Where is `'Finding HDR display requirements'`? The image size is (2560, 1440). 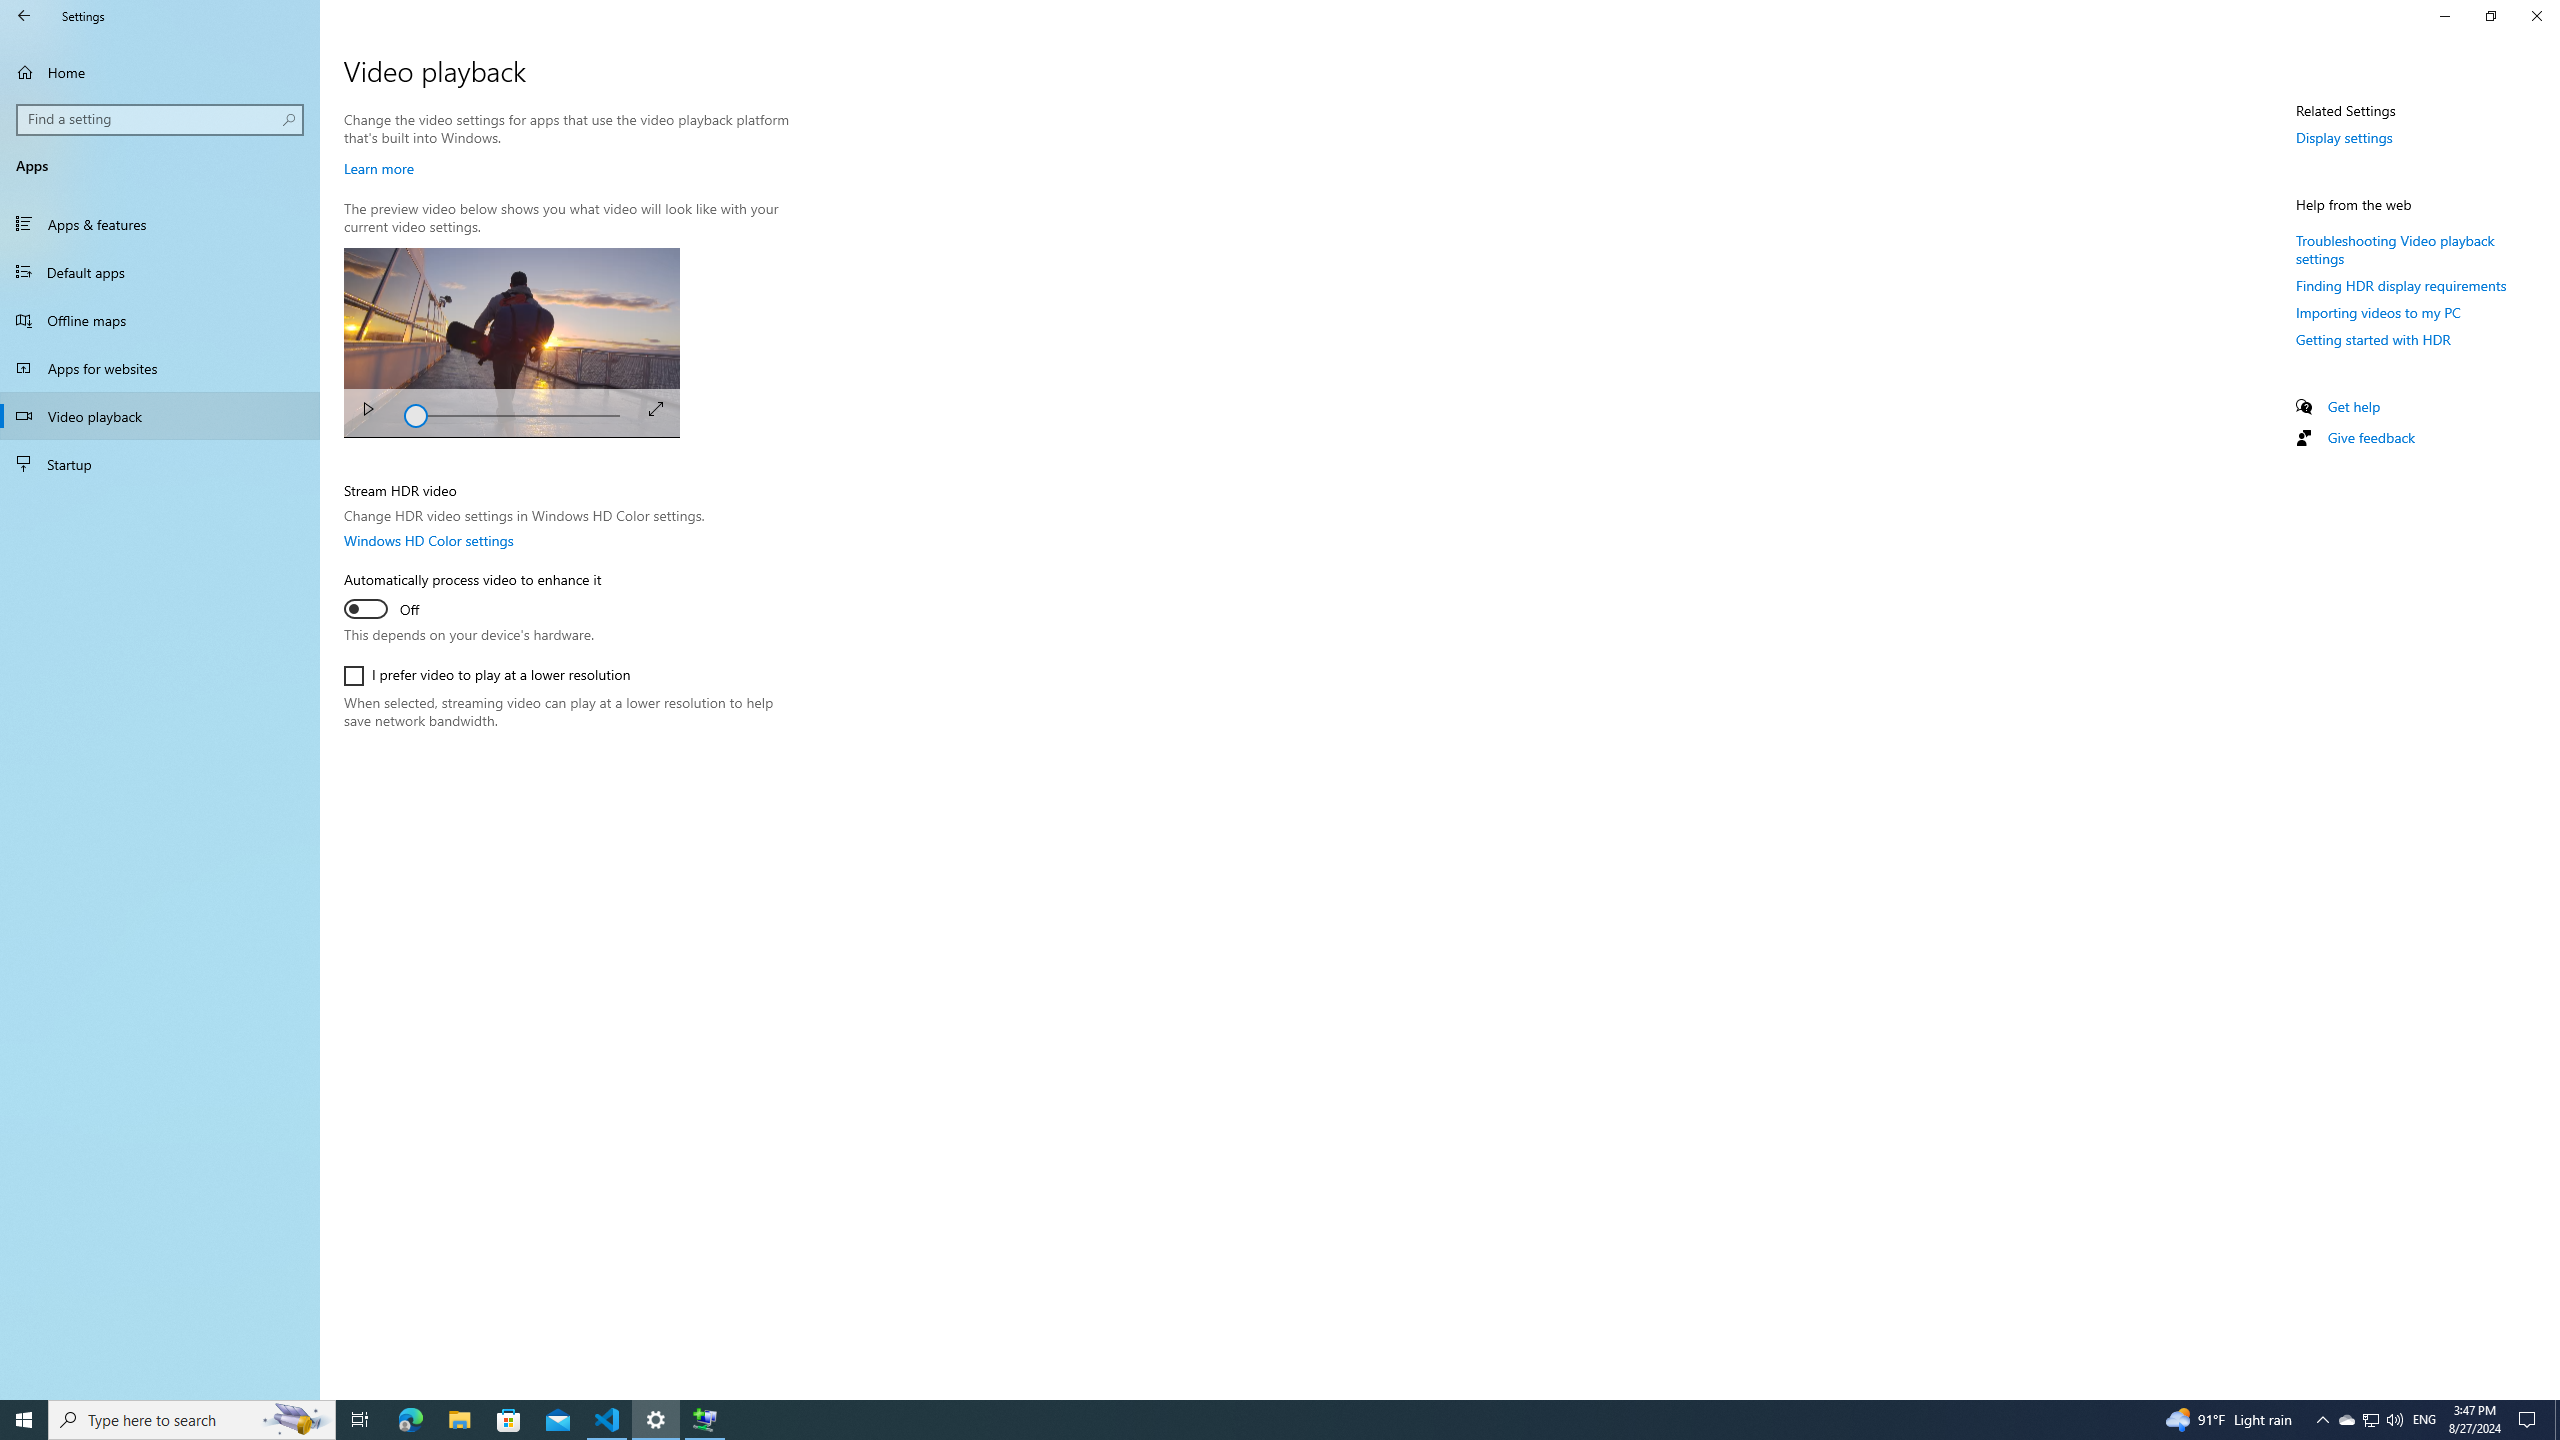 'Finding HDR display requirements' is located at coordinates (2401, 284).